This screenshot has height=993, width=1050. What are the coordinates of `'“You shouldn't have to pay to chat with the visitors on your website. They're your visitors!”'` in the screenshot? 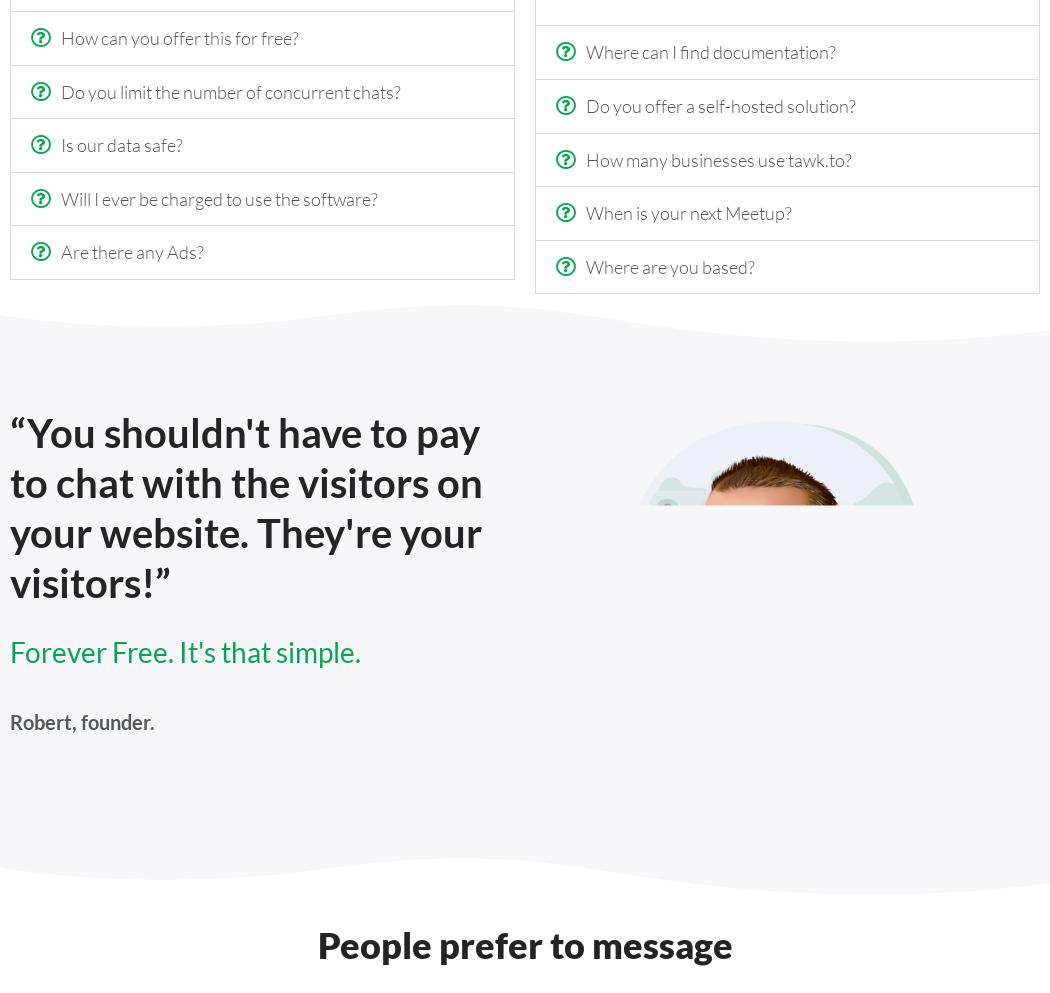 It's located at (246, 507).